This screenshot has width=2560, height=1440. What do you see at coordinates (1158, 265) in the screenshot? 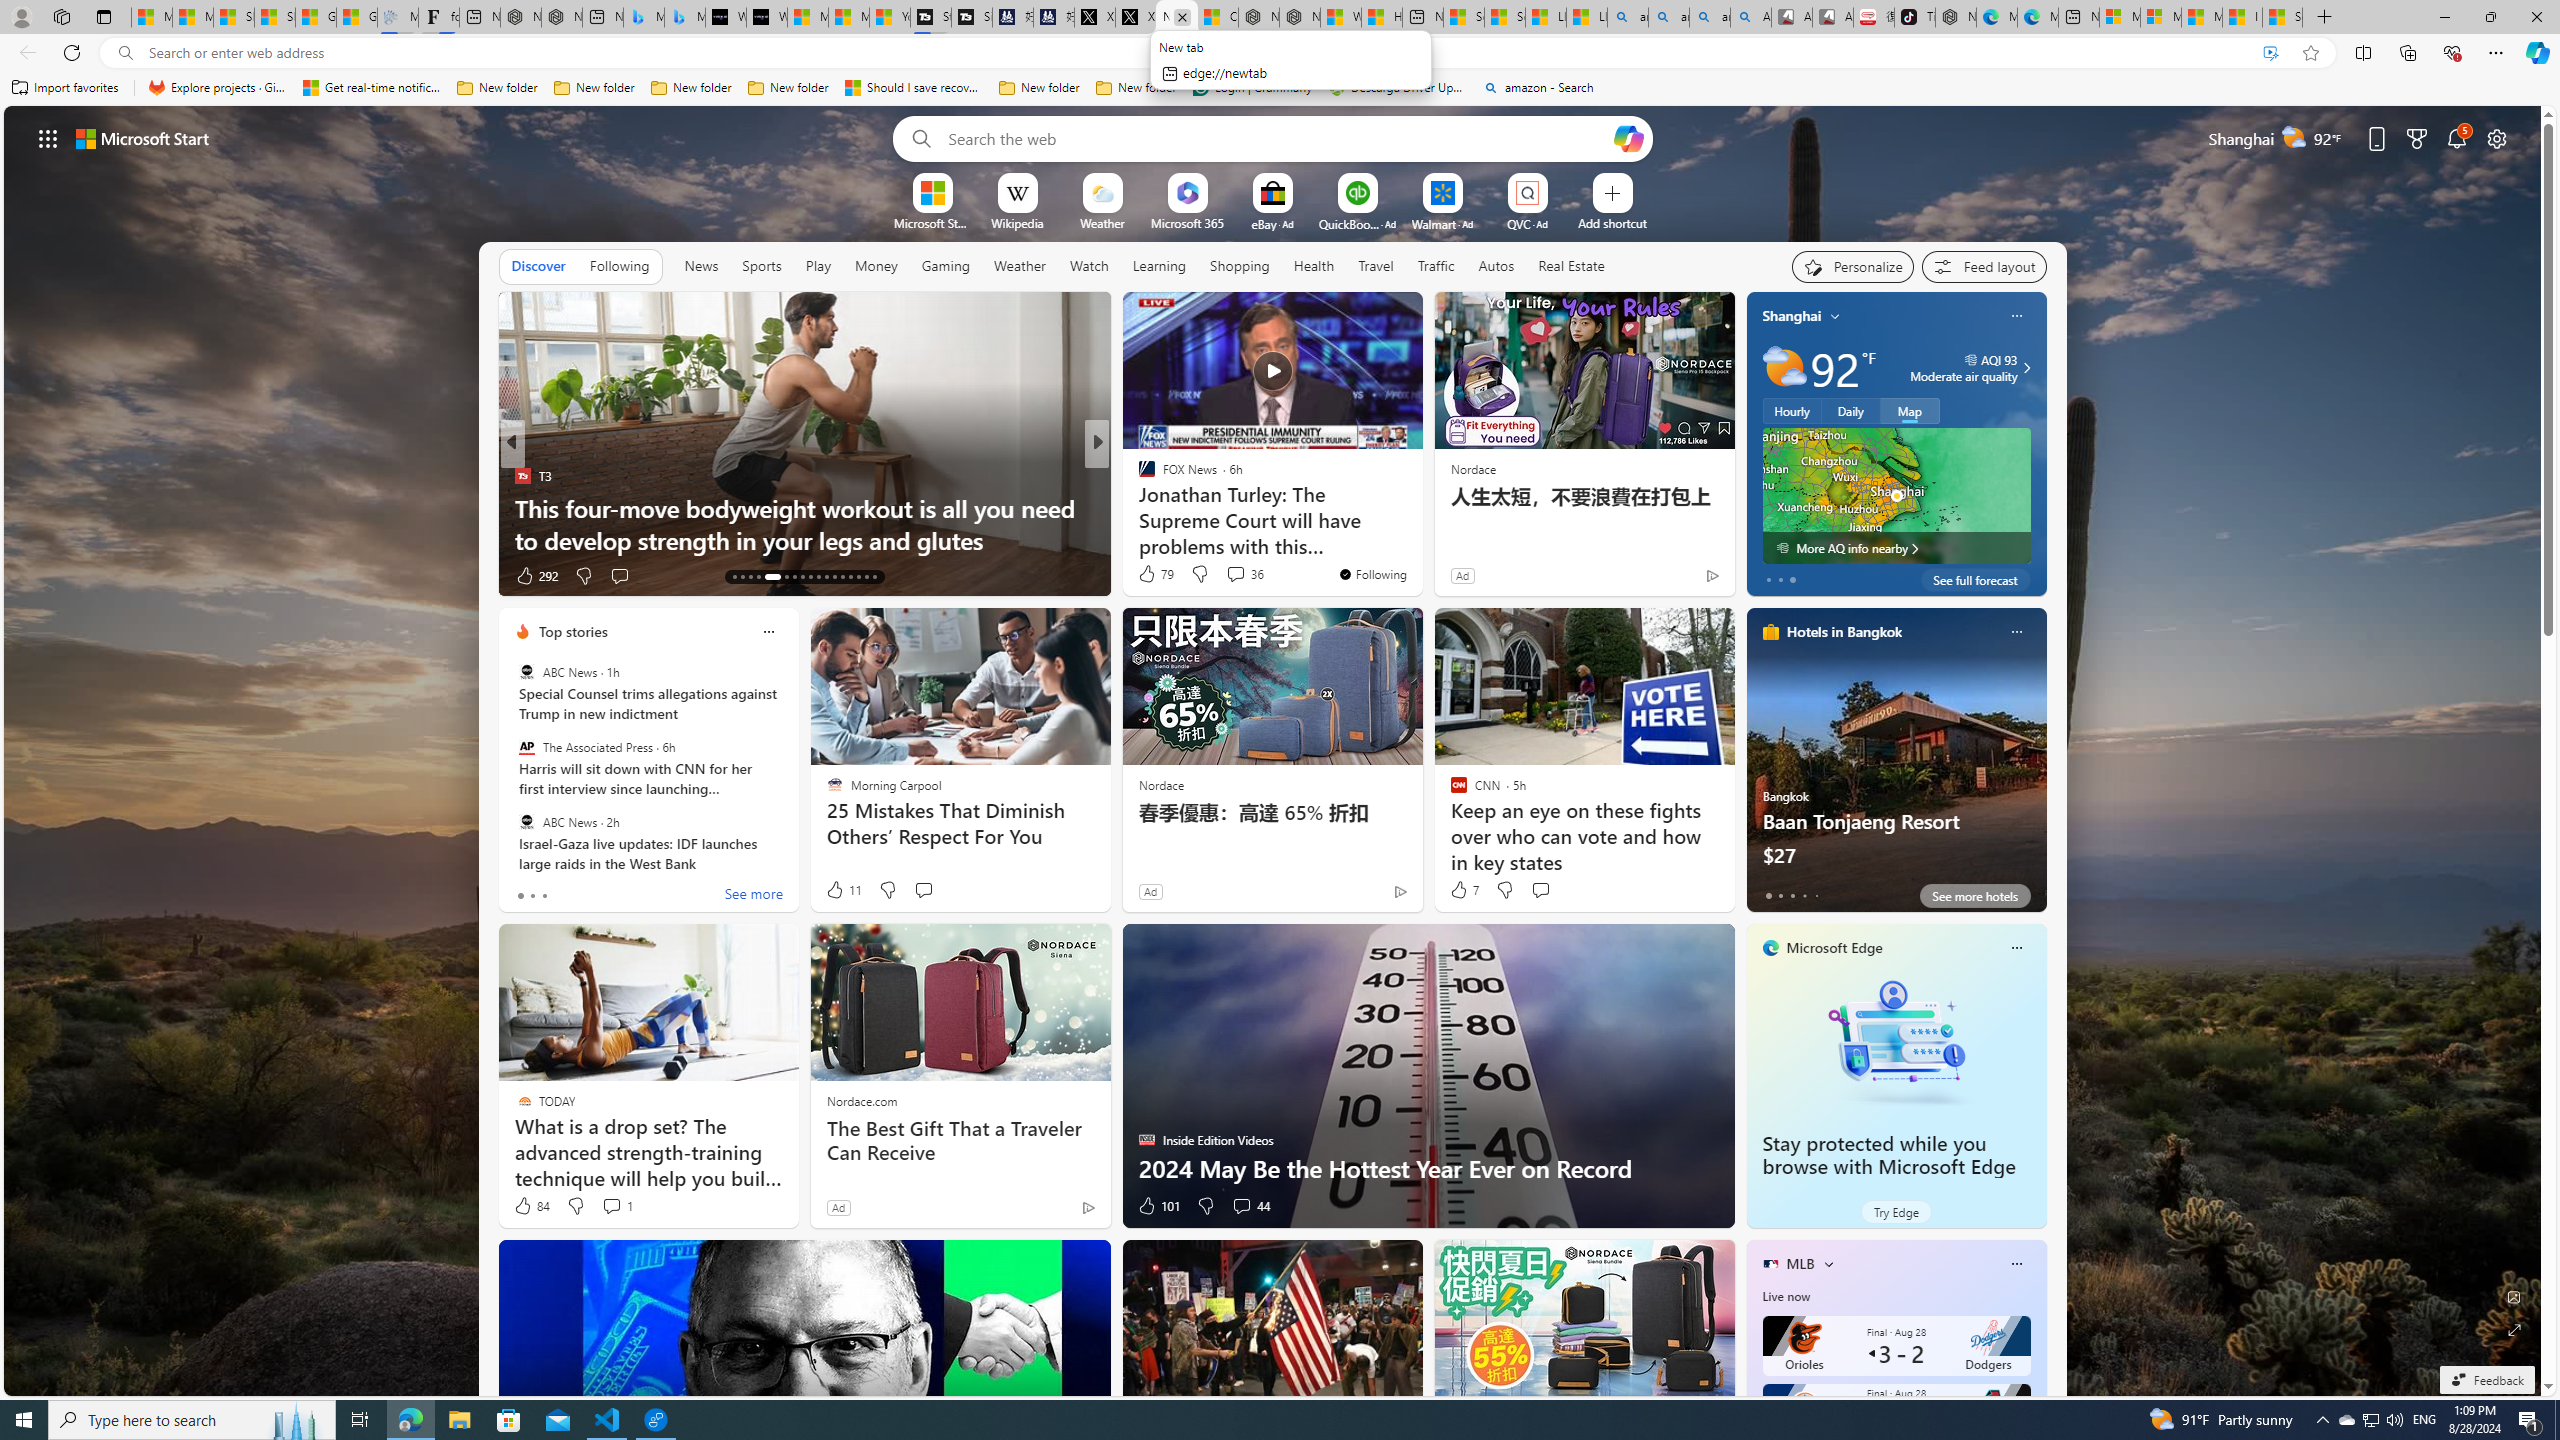
I see `'Learning'` at bounding box center [1158, 265].